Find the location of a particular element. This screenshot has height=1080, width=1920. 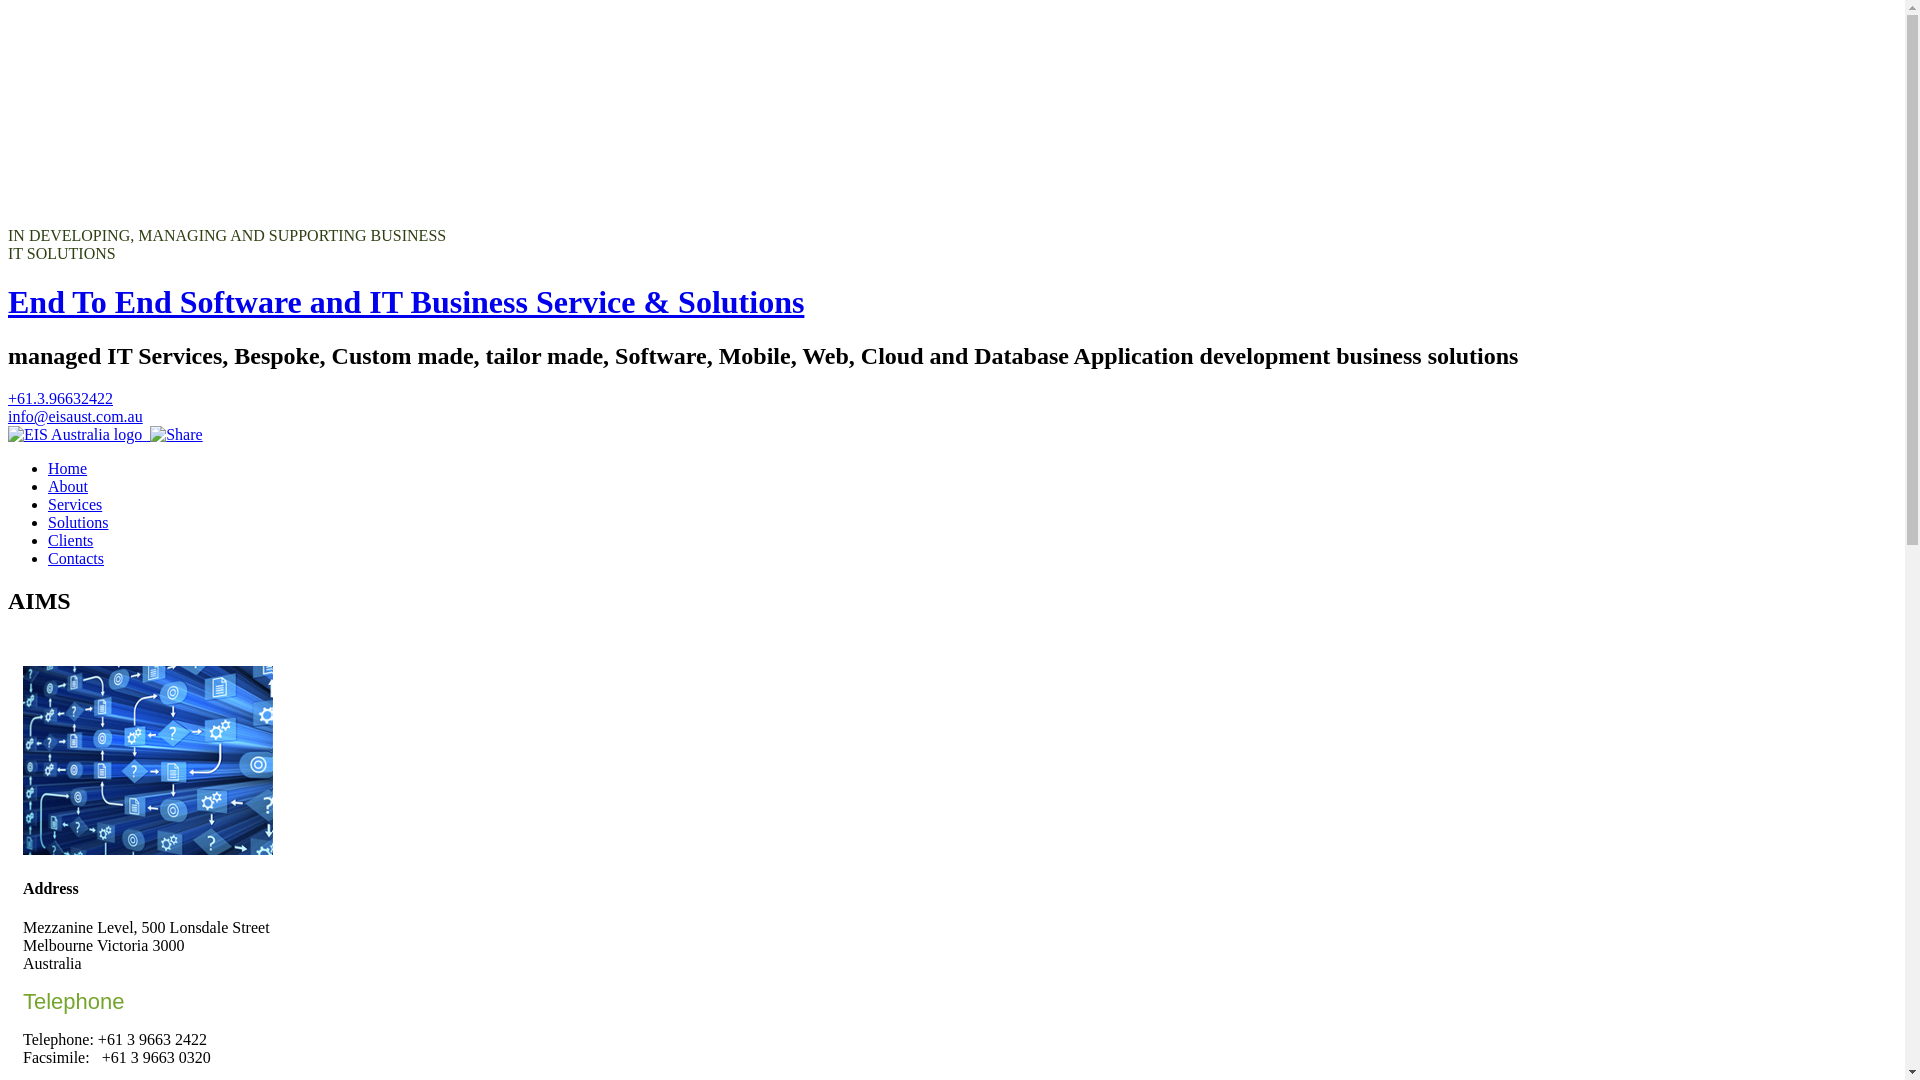

'Contacts' is located at coordinates (76, 558).